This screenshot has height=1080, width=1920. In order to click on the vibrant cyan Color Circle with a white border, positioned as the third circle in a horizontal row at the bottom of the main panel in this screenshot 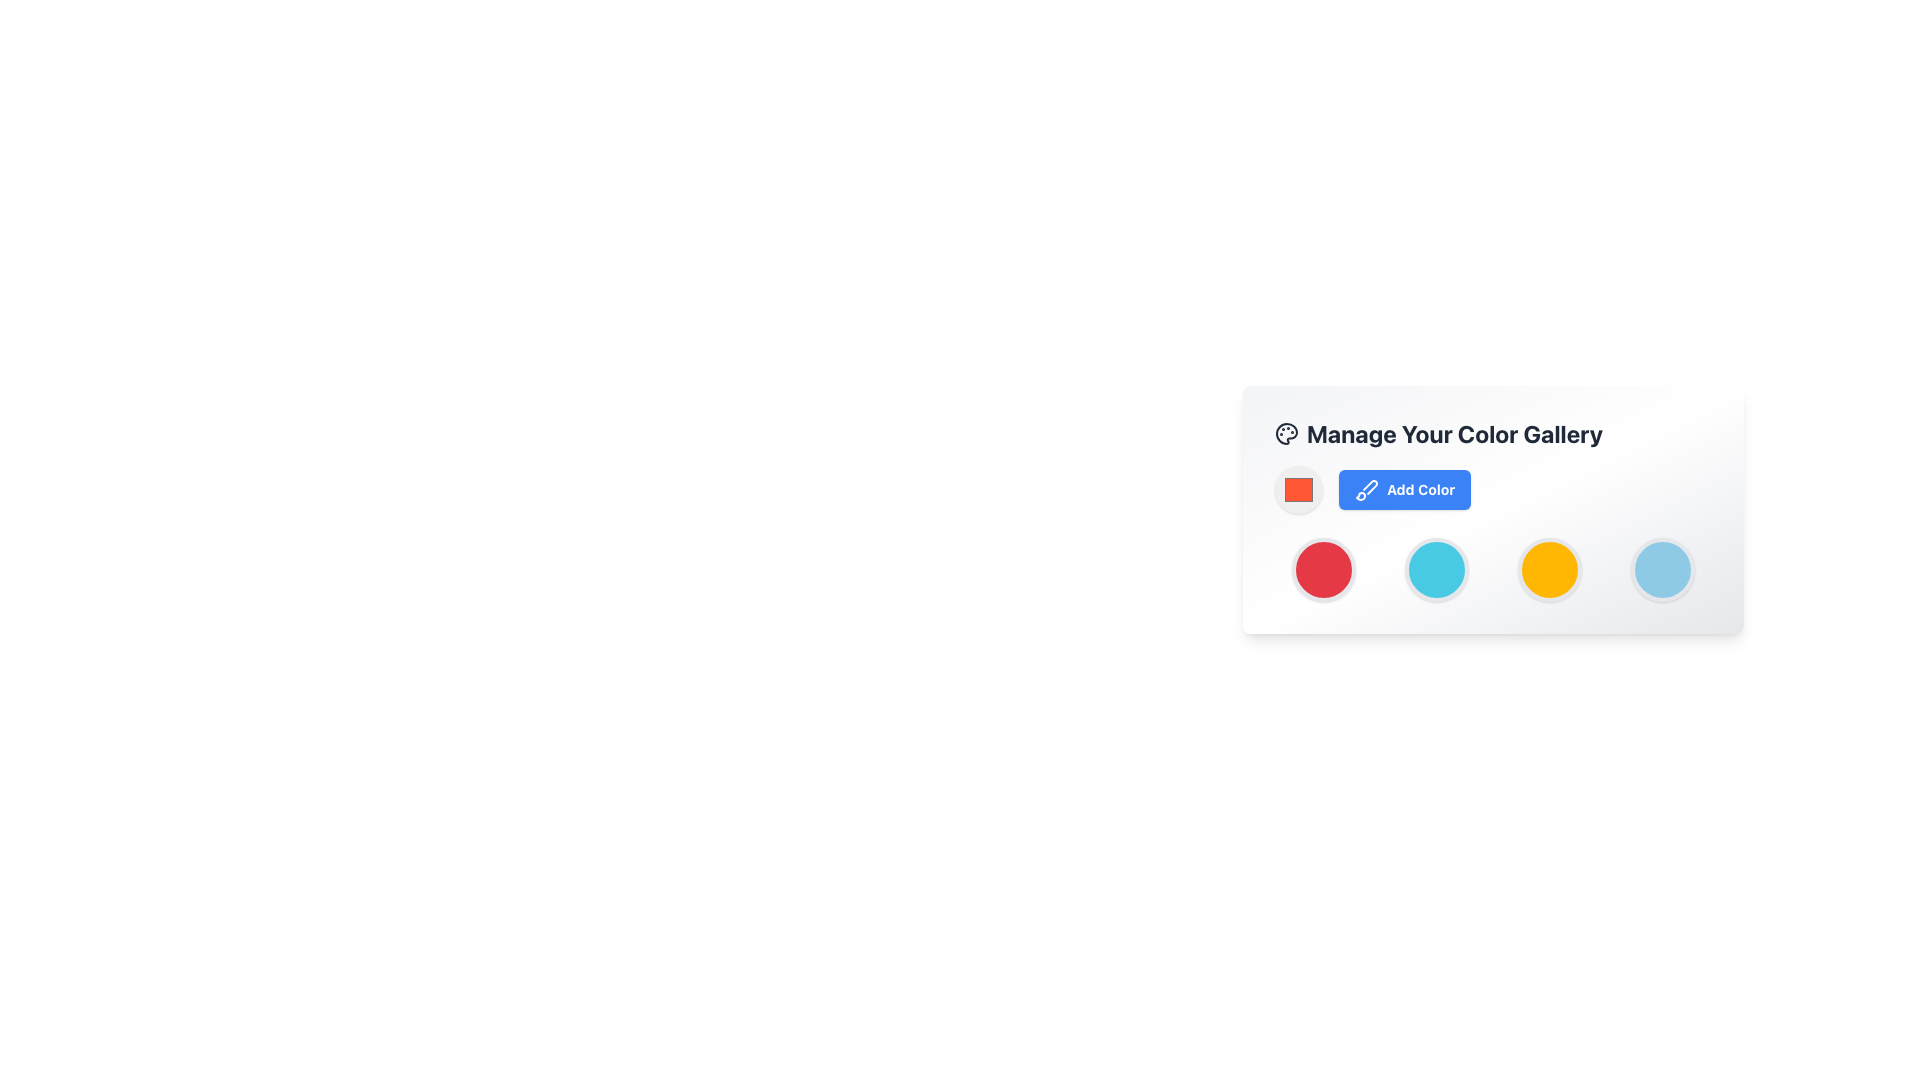, I will do `click(1435, 570)`.